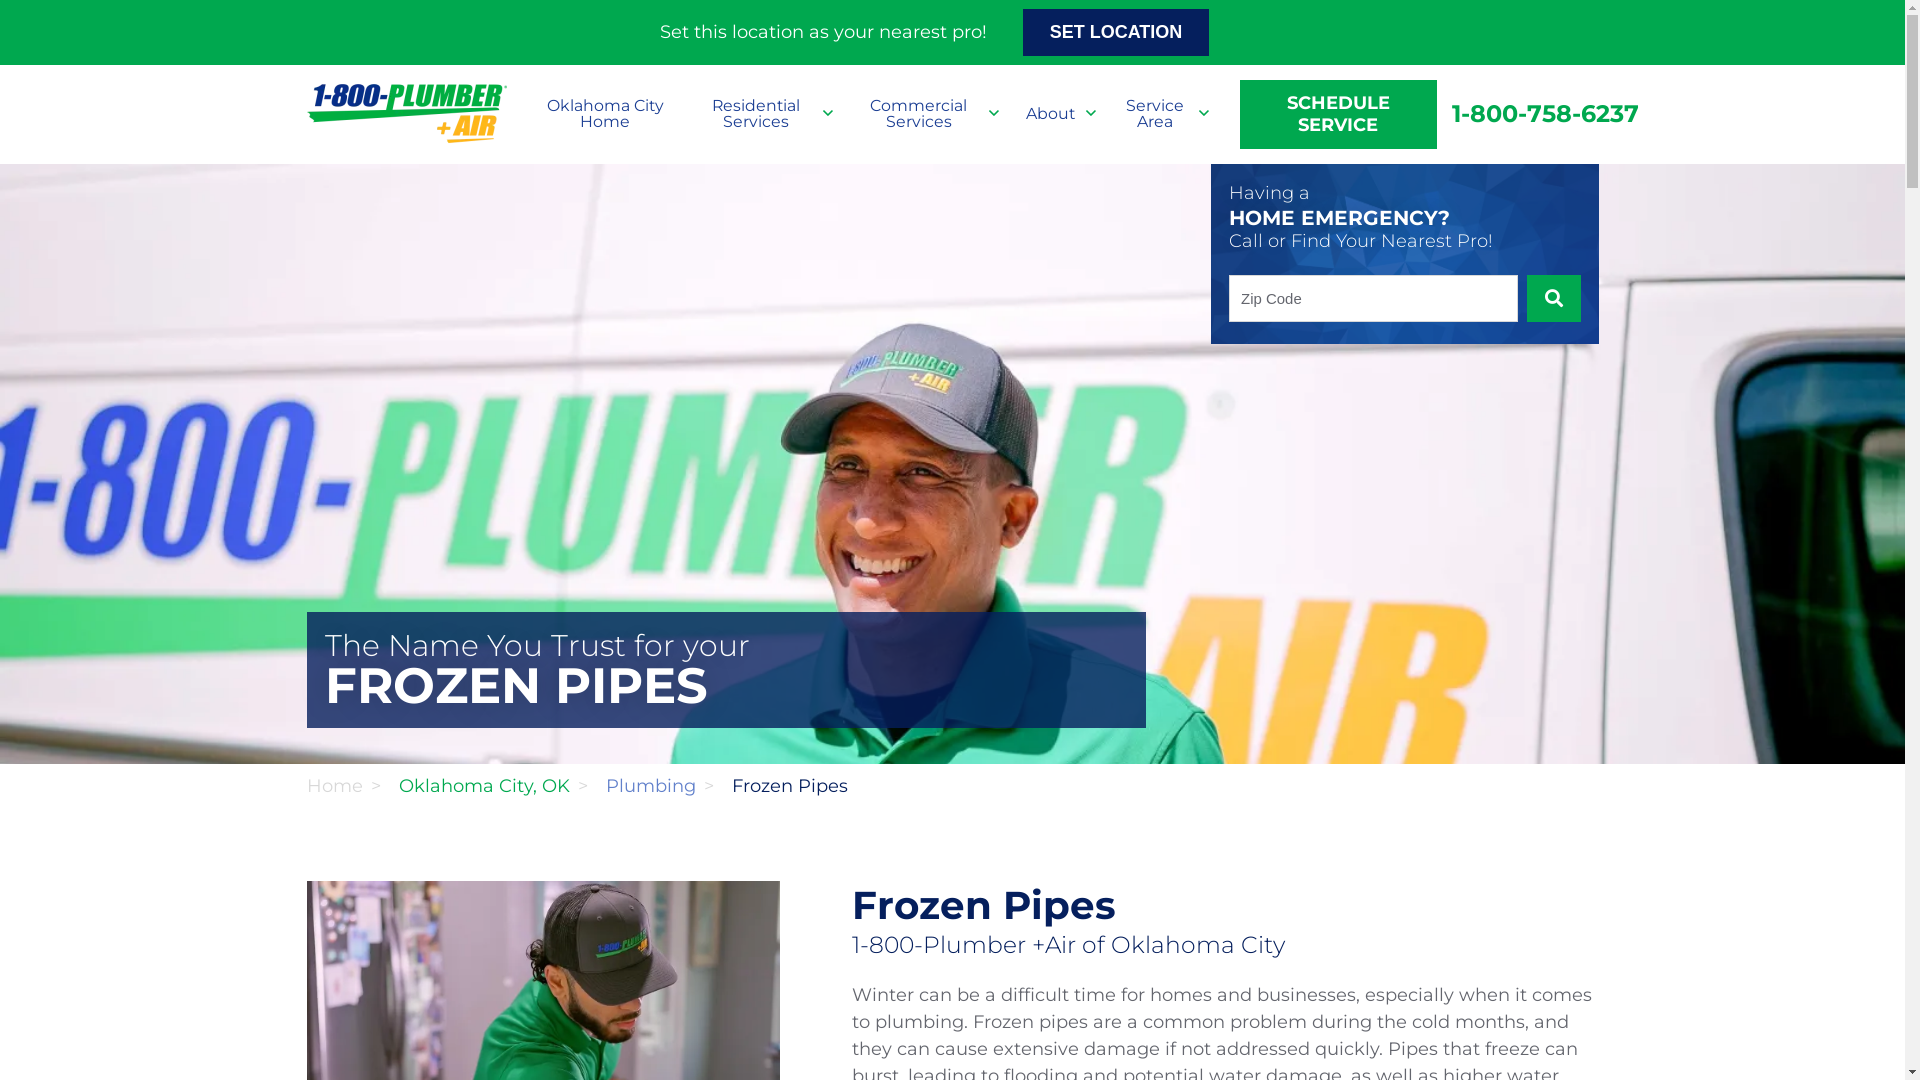  What do you see at coordinates (483, 785) in the screenshot?
I see `'Oklahoma City, OK'` at bounding box center [483, 785].